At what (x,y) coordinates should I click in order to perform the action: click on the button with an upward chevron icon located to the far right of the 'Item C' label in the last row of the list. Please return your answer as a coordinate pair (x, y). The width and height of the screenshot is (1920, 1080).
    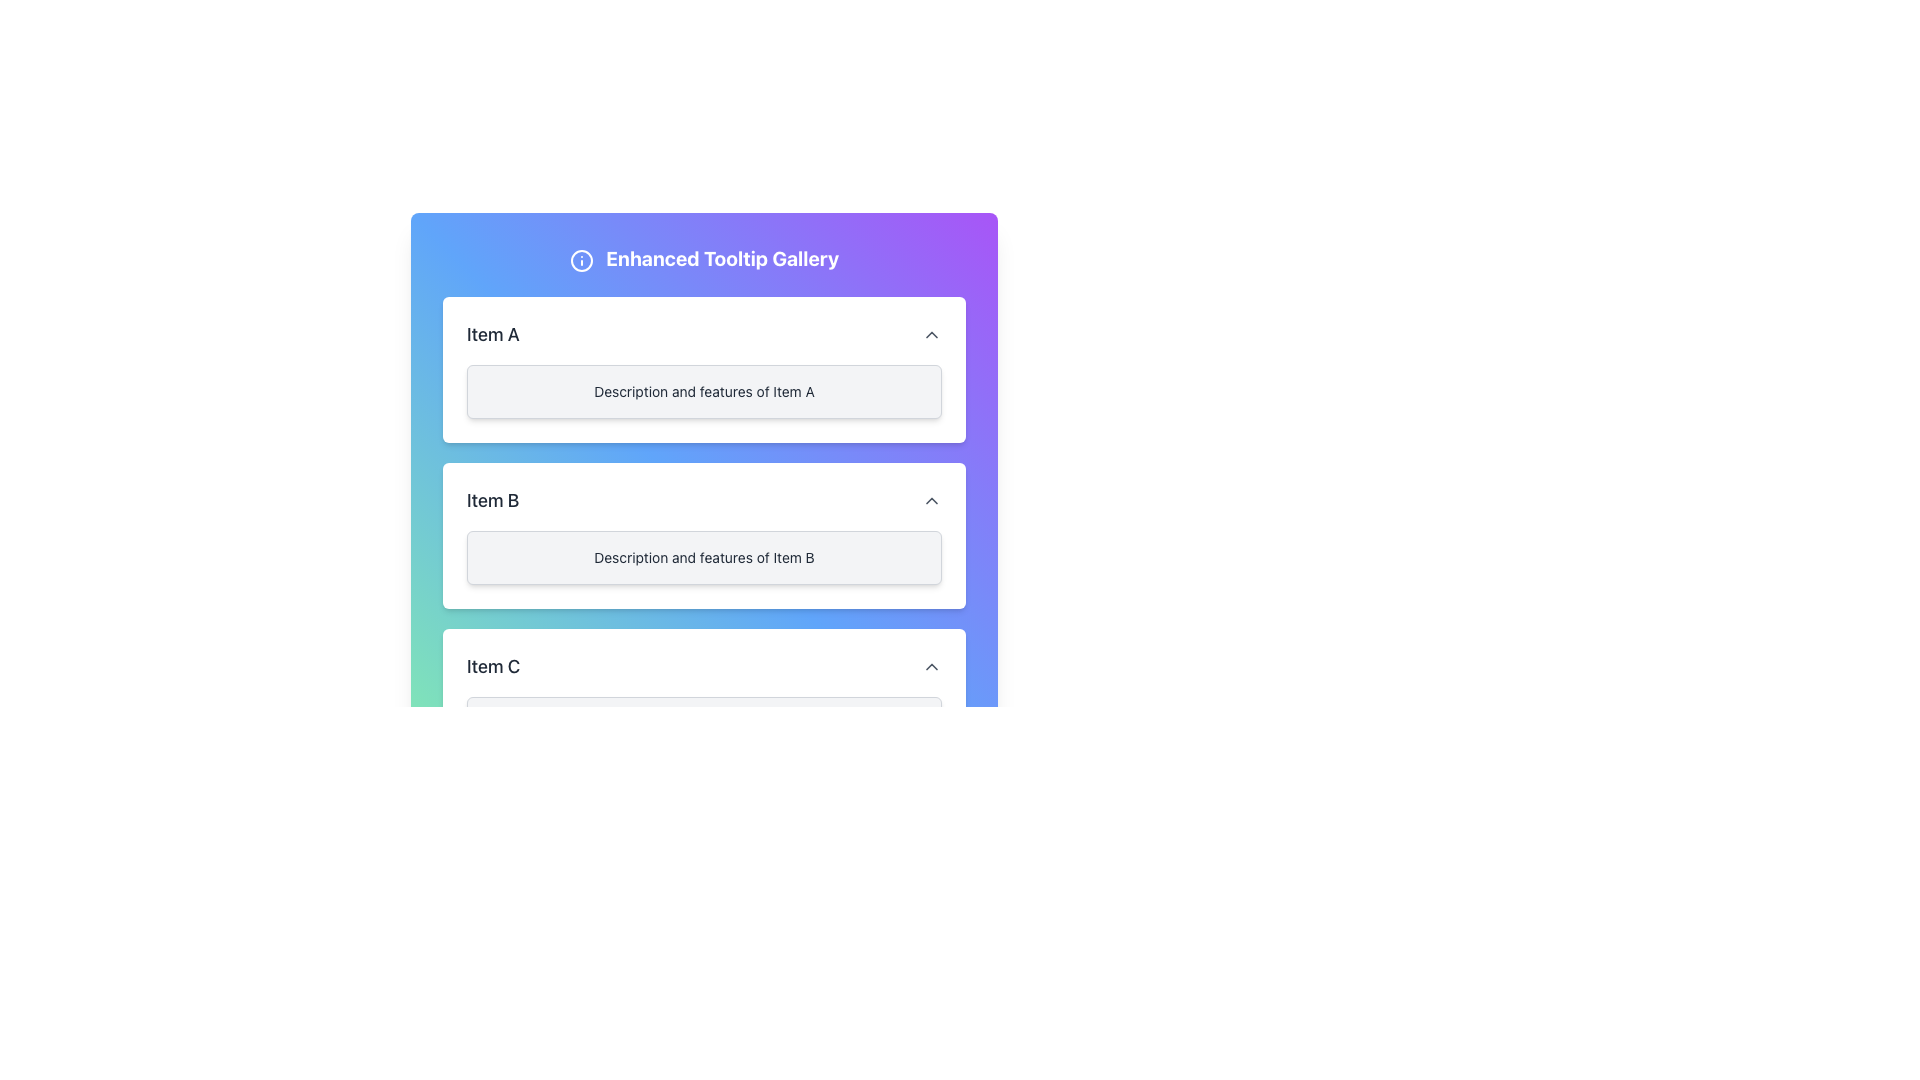
    Looking at the image, I should click on (930, 667).